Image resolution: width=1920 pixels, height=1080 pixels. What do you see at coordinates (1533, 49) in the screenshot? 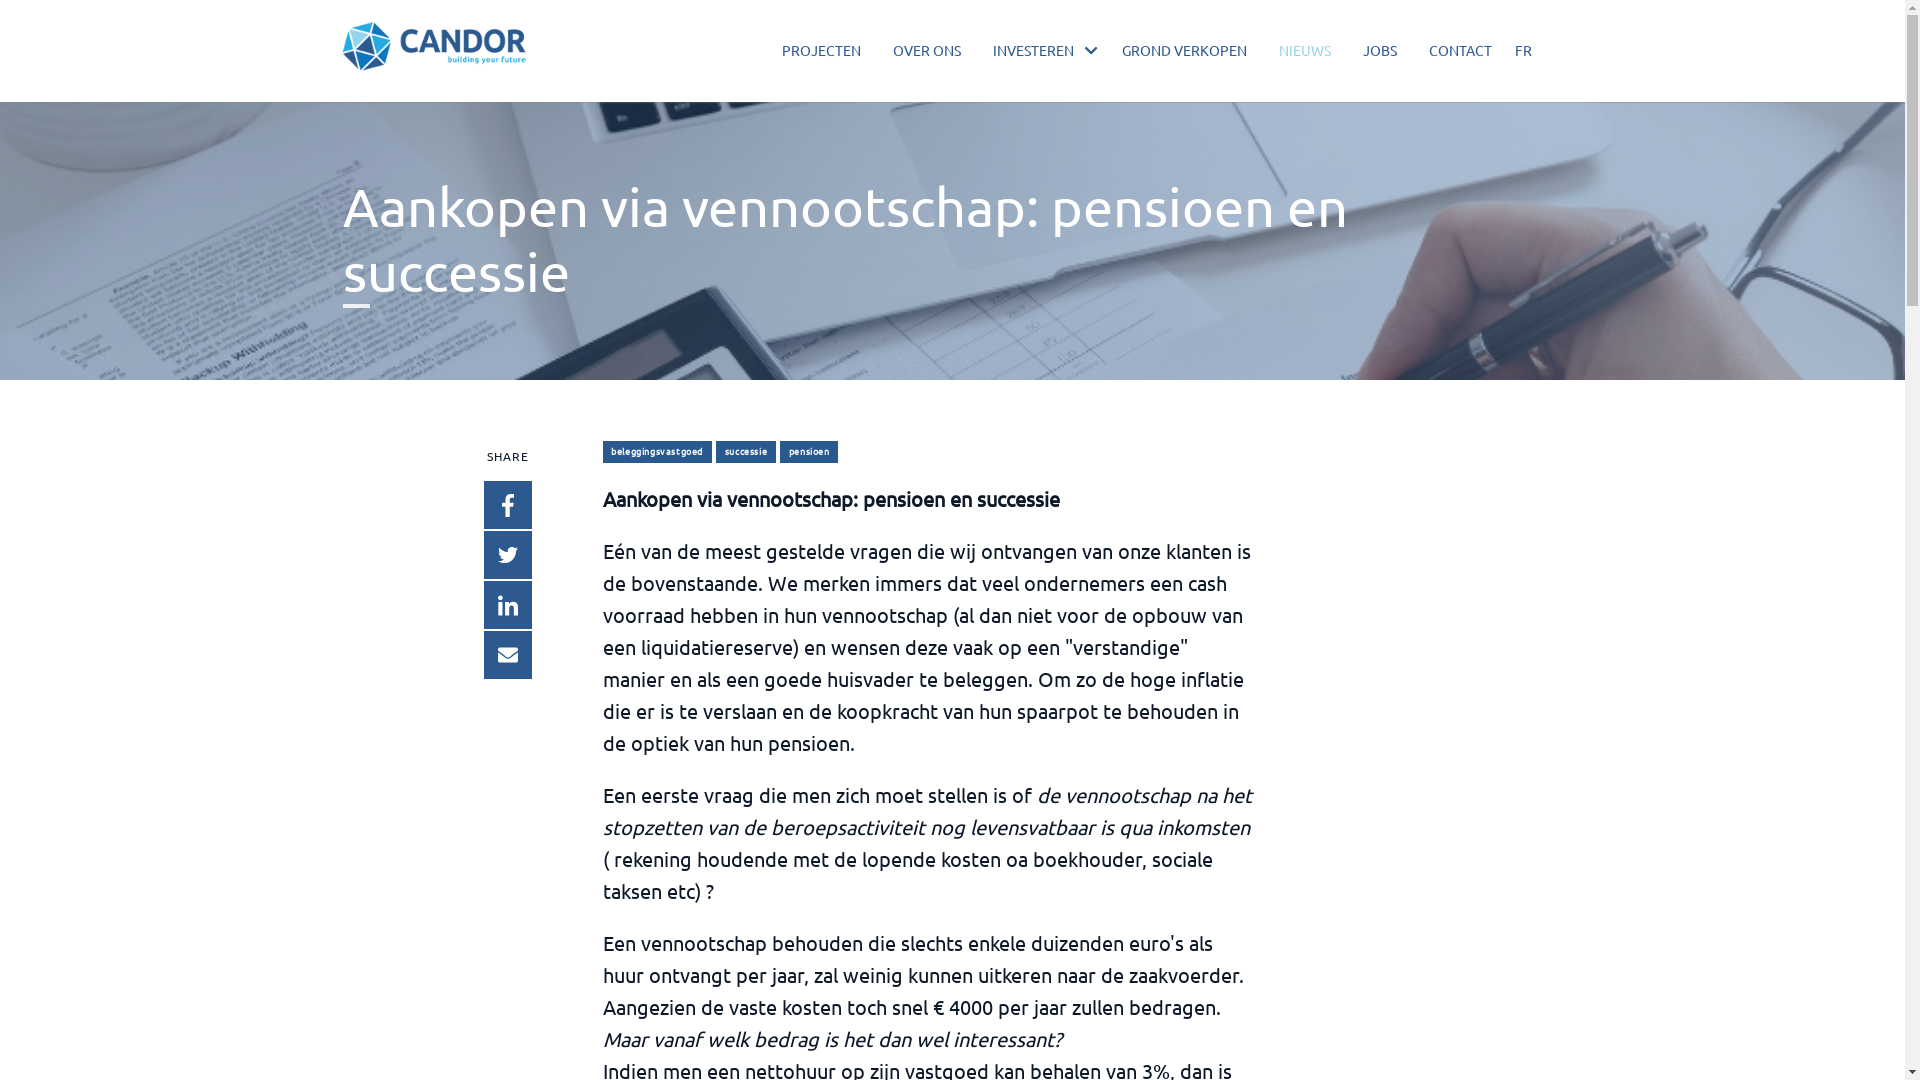
I see `'FR'` at bounding box center [1533, 49].